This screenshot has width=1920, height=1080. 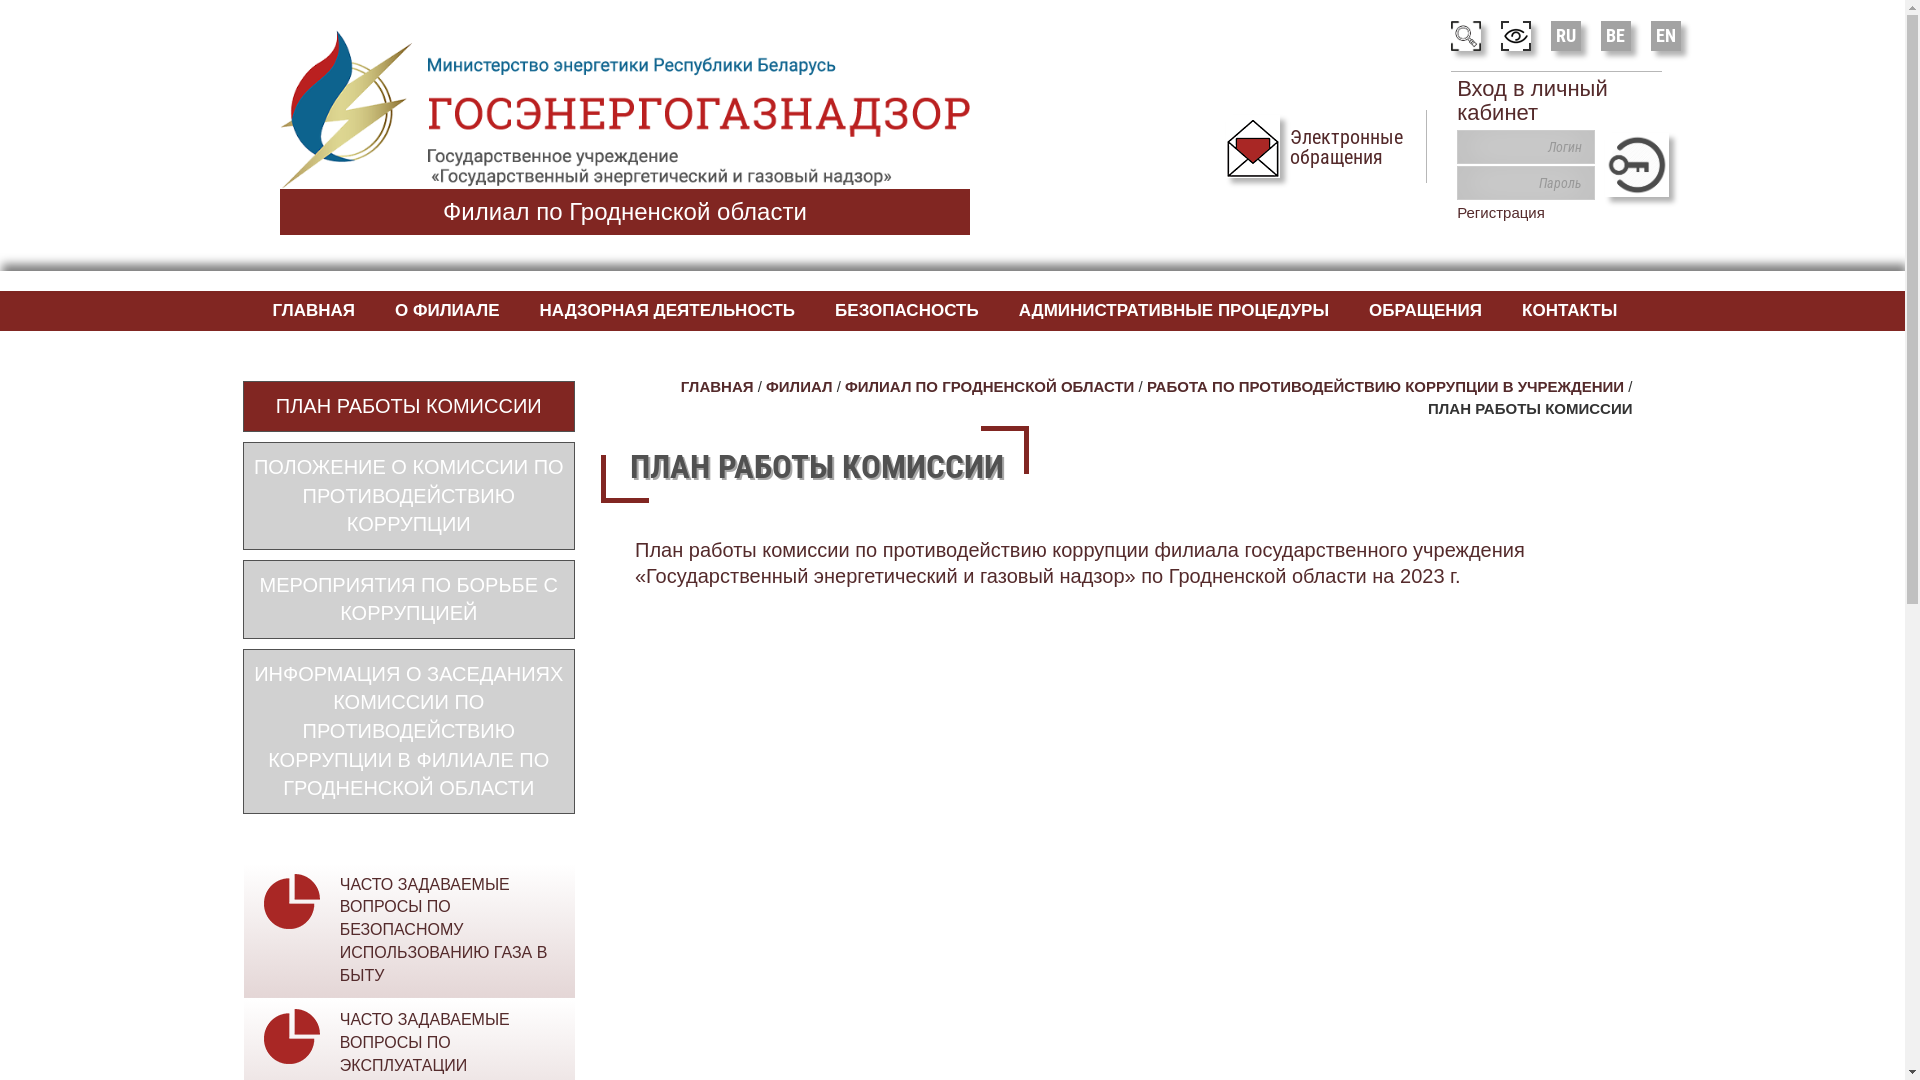 I want to click on 'EN', so click(x=1665, y=34).